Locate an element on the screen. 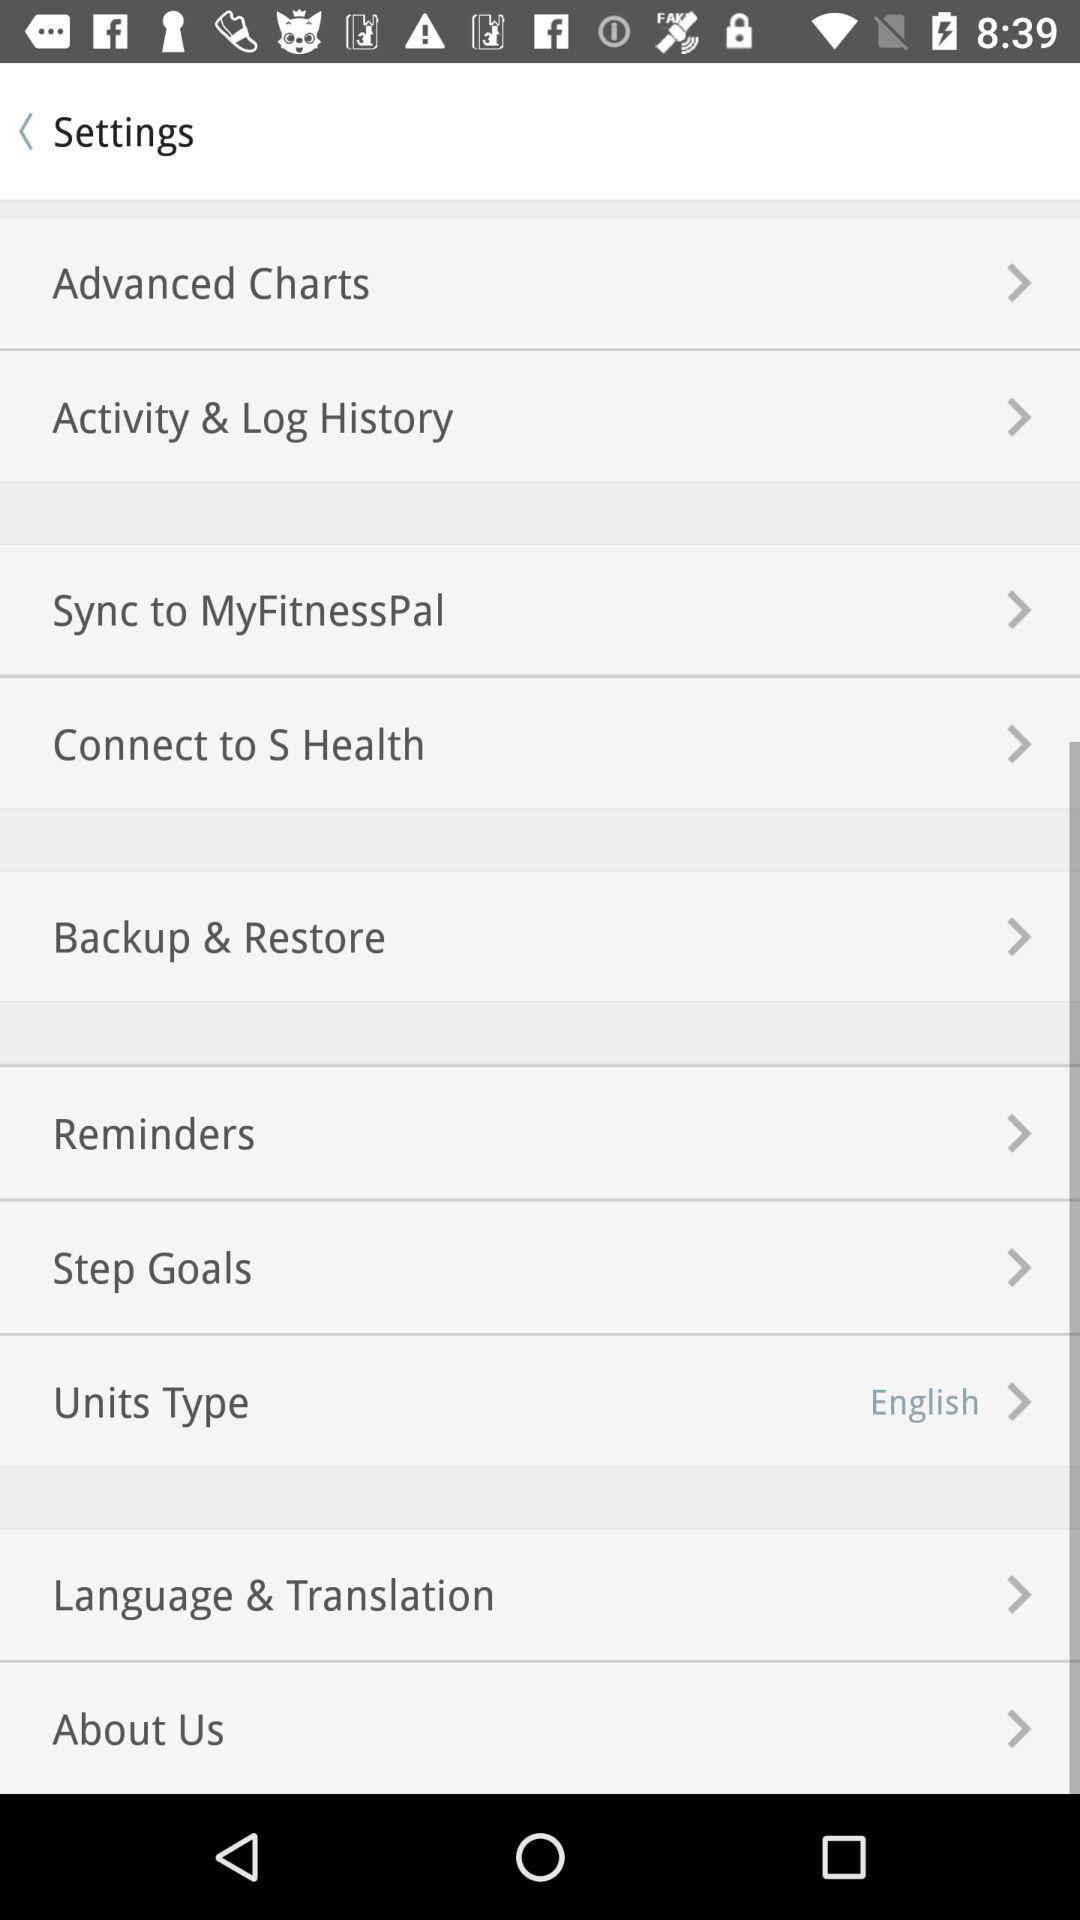 The width and height of the screenshot is (1080, 1920). the backup & restore item is located at coordinates (193, 935).